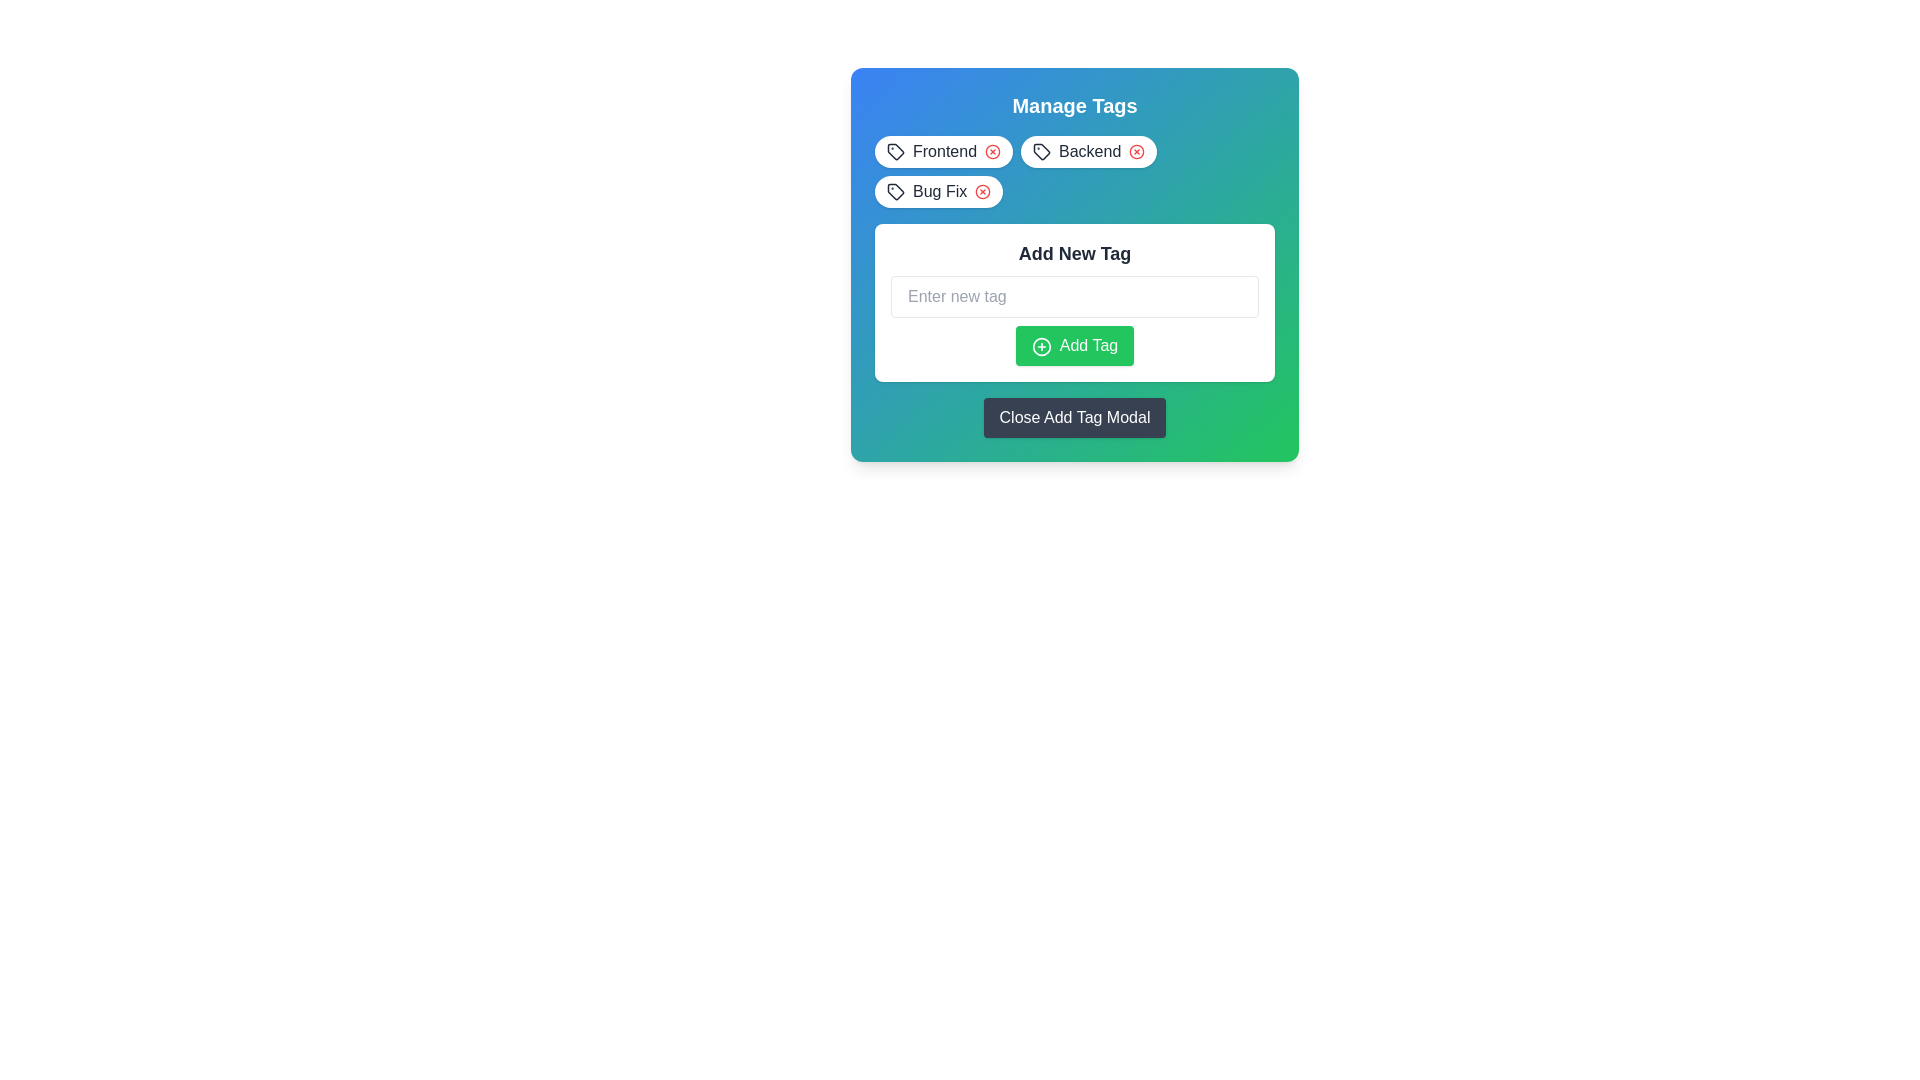 The width and height of the screenshot is (1920, 1080). I want to click on the tag icon located to the left of the 'Backend' text label, which is presented in a rounded white background within the 'Manage Tags' card, so click(1040, 150).